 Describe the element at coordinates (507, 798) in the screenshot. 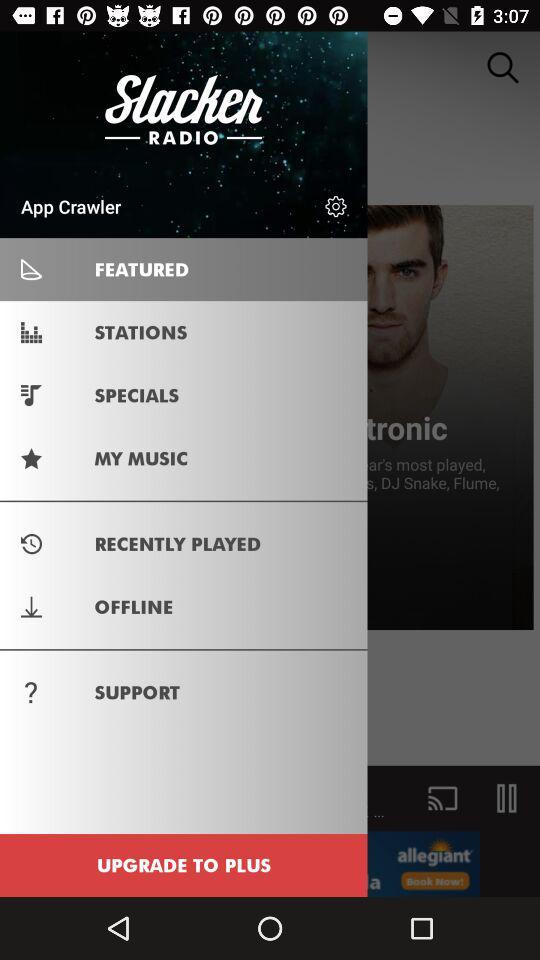

I see `the pause icon` at that location.